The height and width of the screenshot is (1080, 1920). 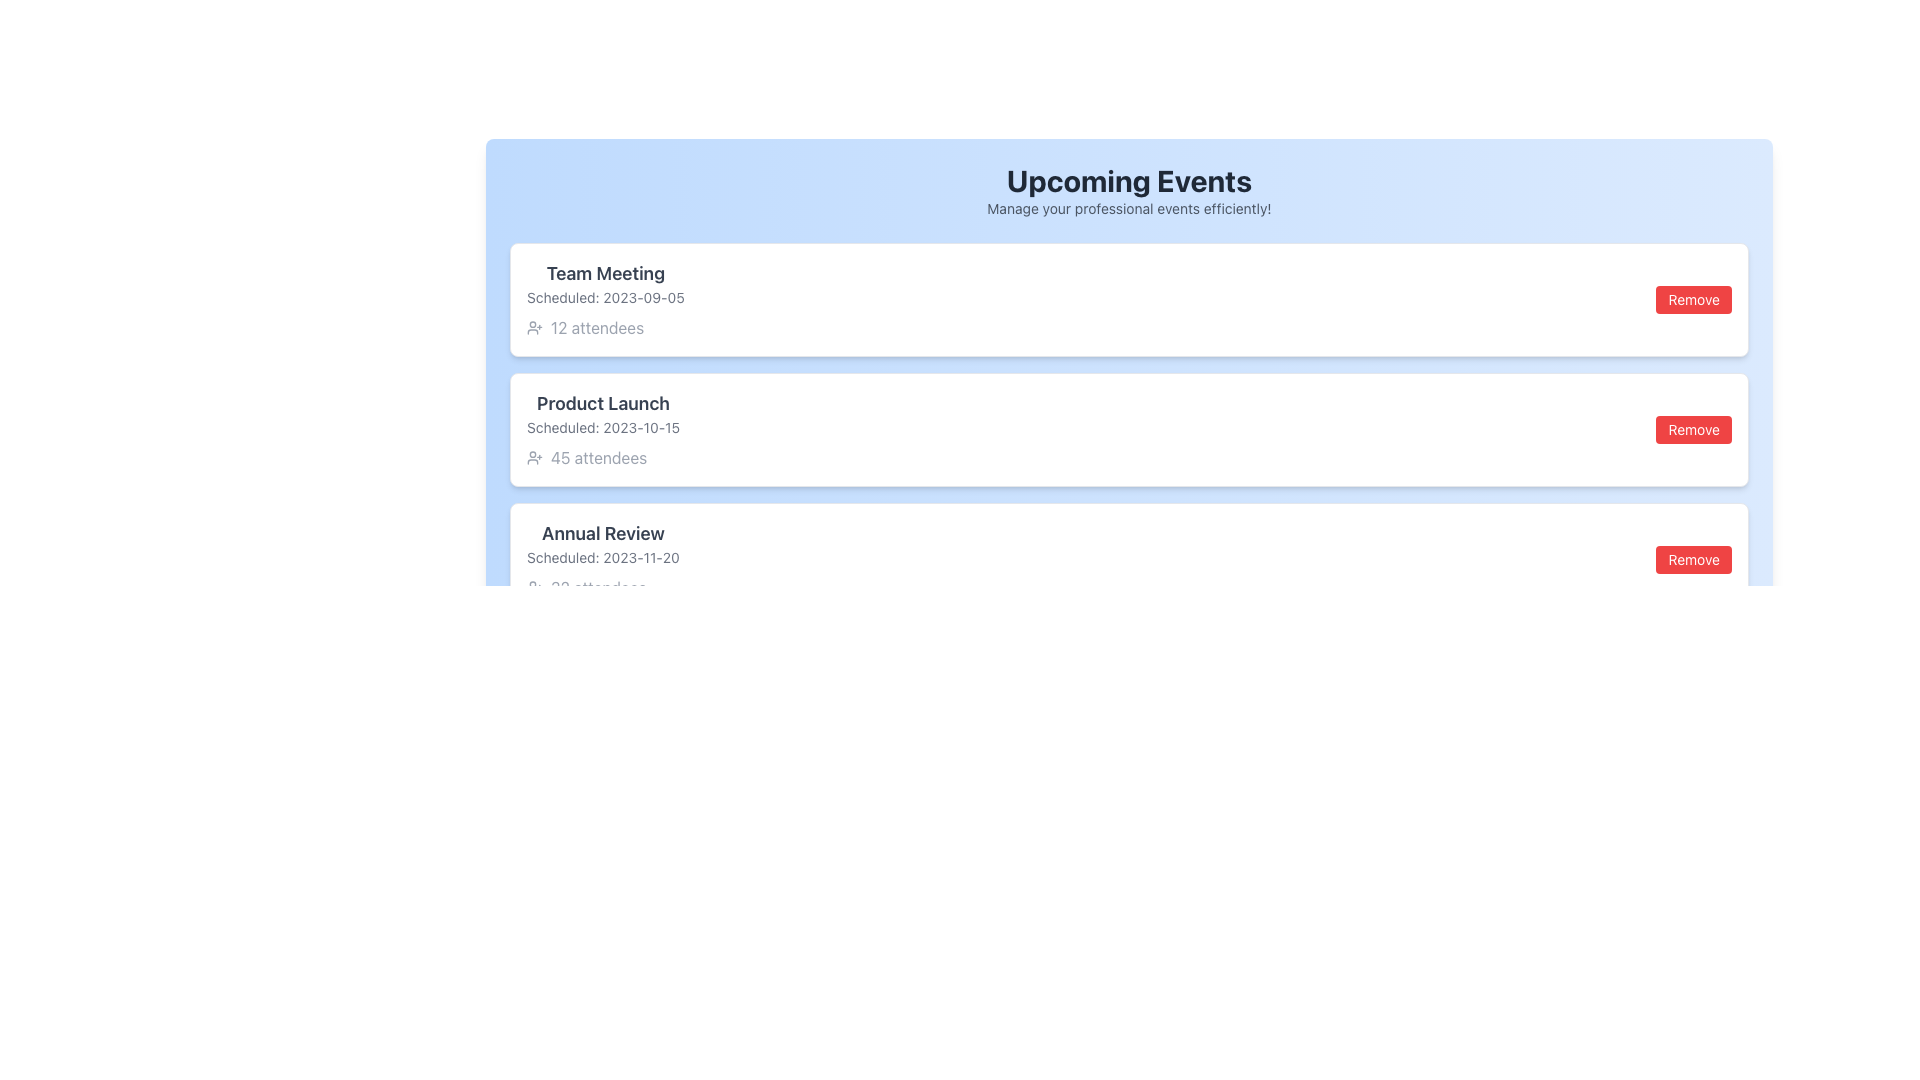 What do you see at coordinates (602, 427) in the screenshot?
I see `the Static Text element displaying the scheduled event date 'Scheduled: 2023-10-15' which is located beneath the title 'Product Launch'` at bounding box center [602, 427].